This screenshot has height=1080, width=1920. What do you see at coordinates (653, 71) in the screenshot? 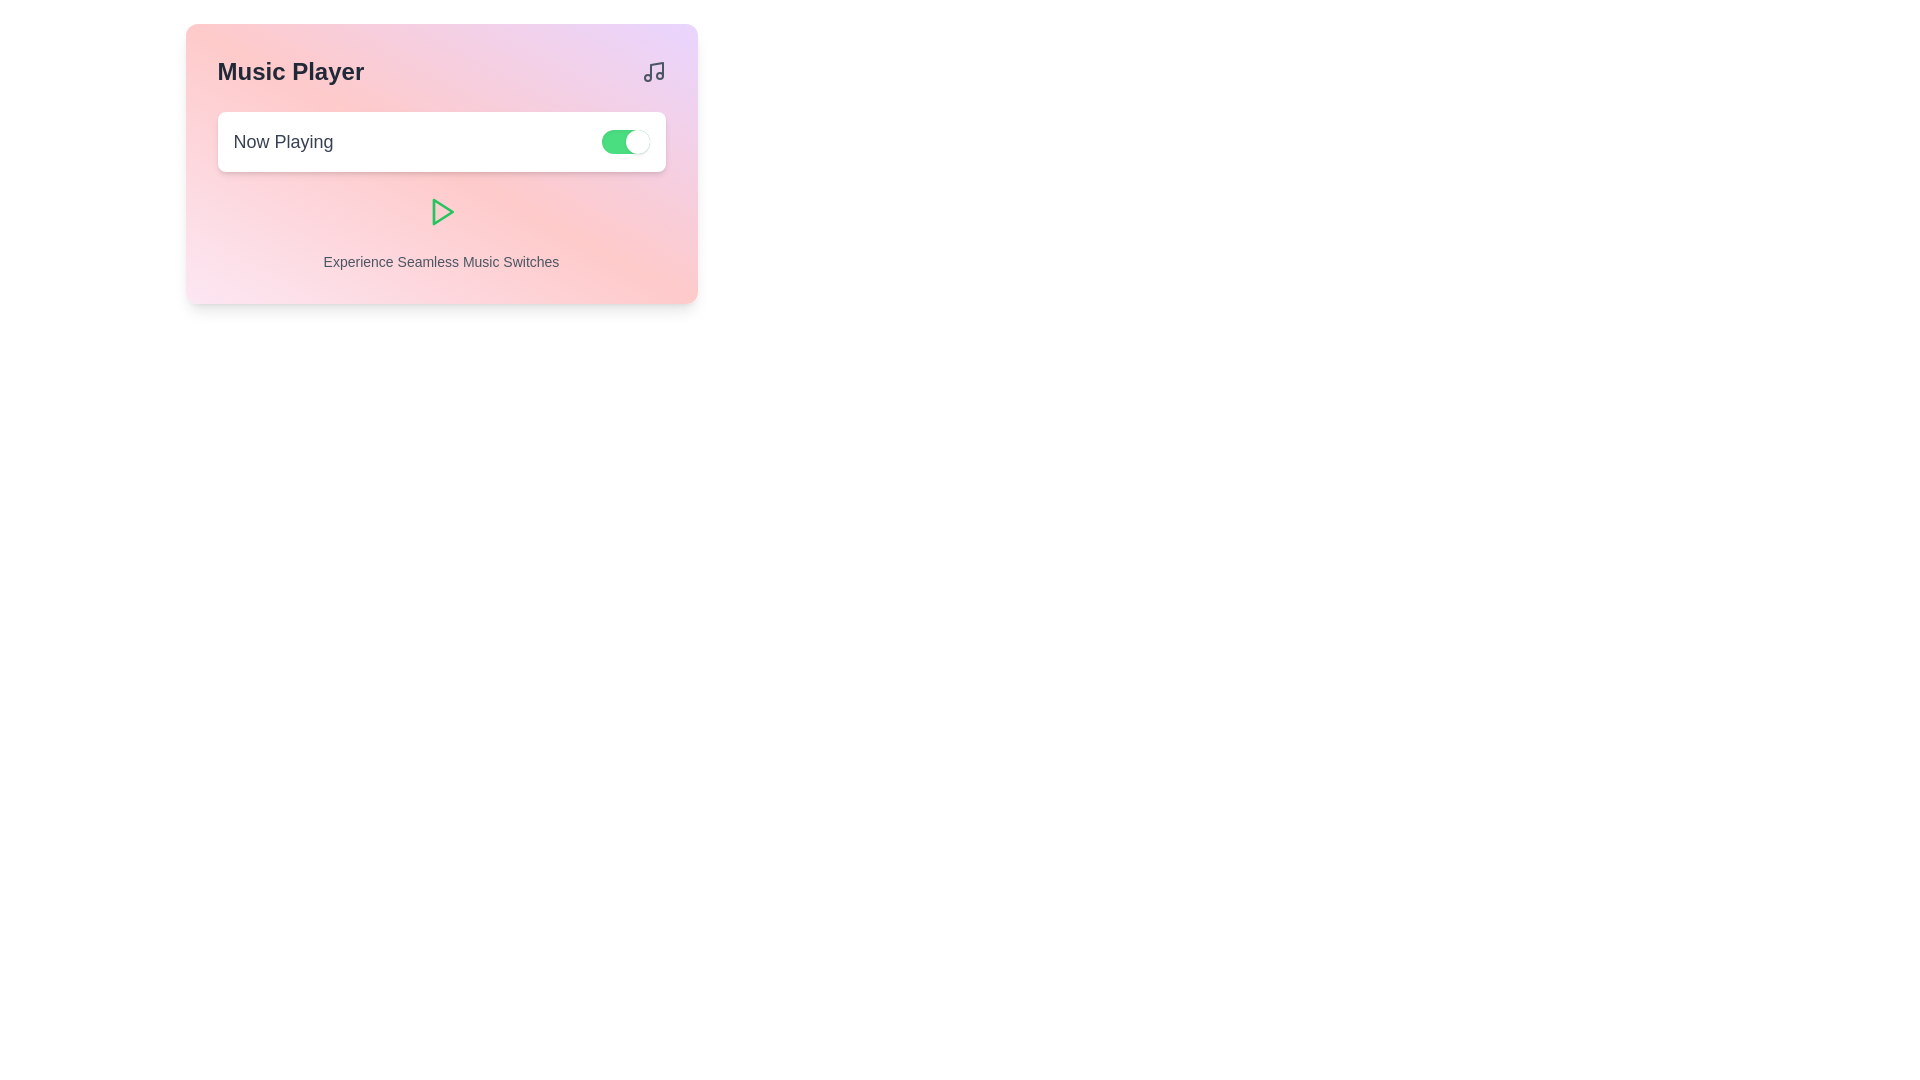
I see `the musical note icon located in the top-right corner of the 'Music Player' panel, adjacent to the 'Music Player' title text` at bounding box center [653, 71].